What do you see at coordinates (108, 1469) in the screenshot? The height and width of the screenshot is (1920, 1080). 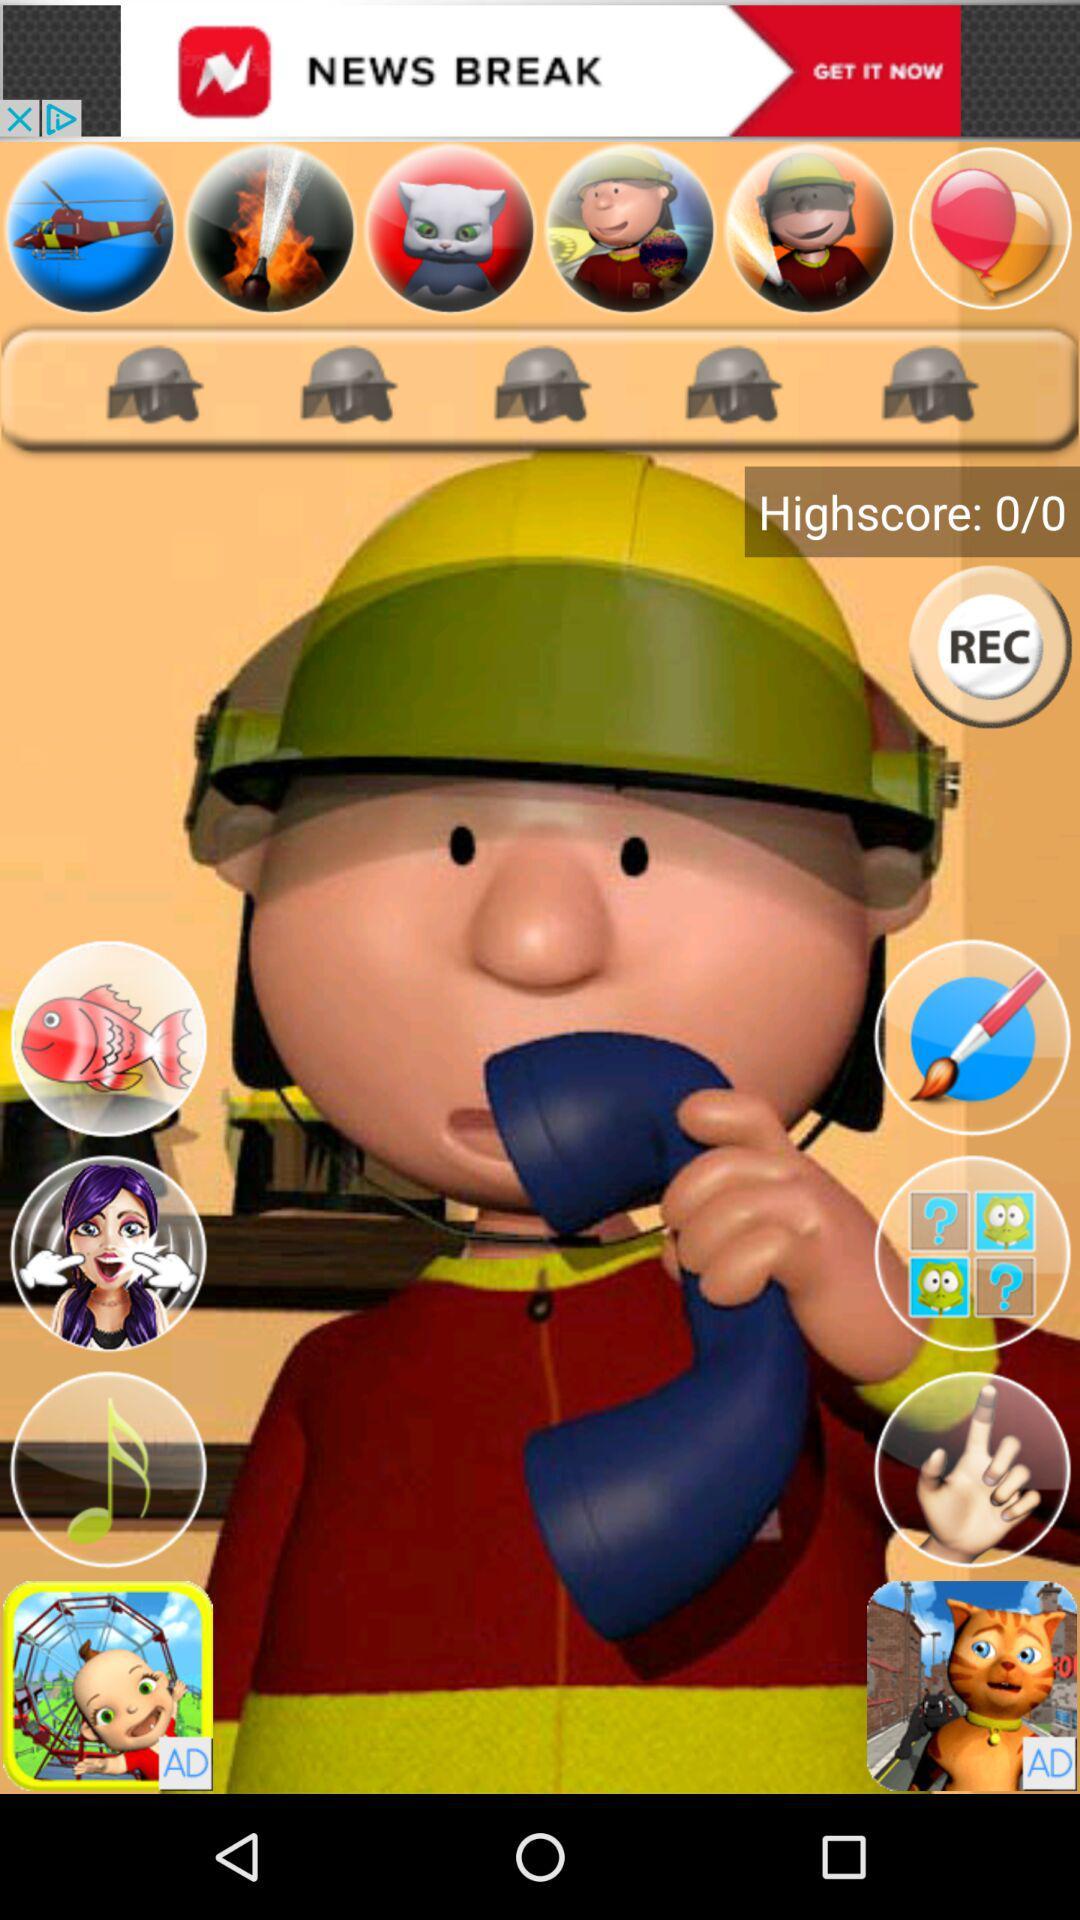 I see `music options` at bounding box center [108, 1469].